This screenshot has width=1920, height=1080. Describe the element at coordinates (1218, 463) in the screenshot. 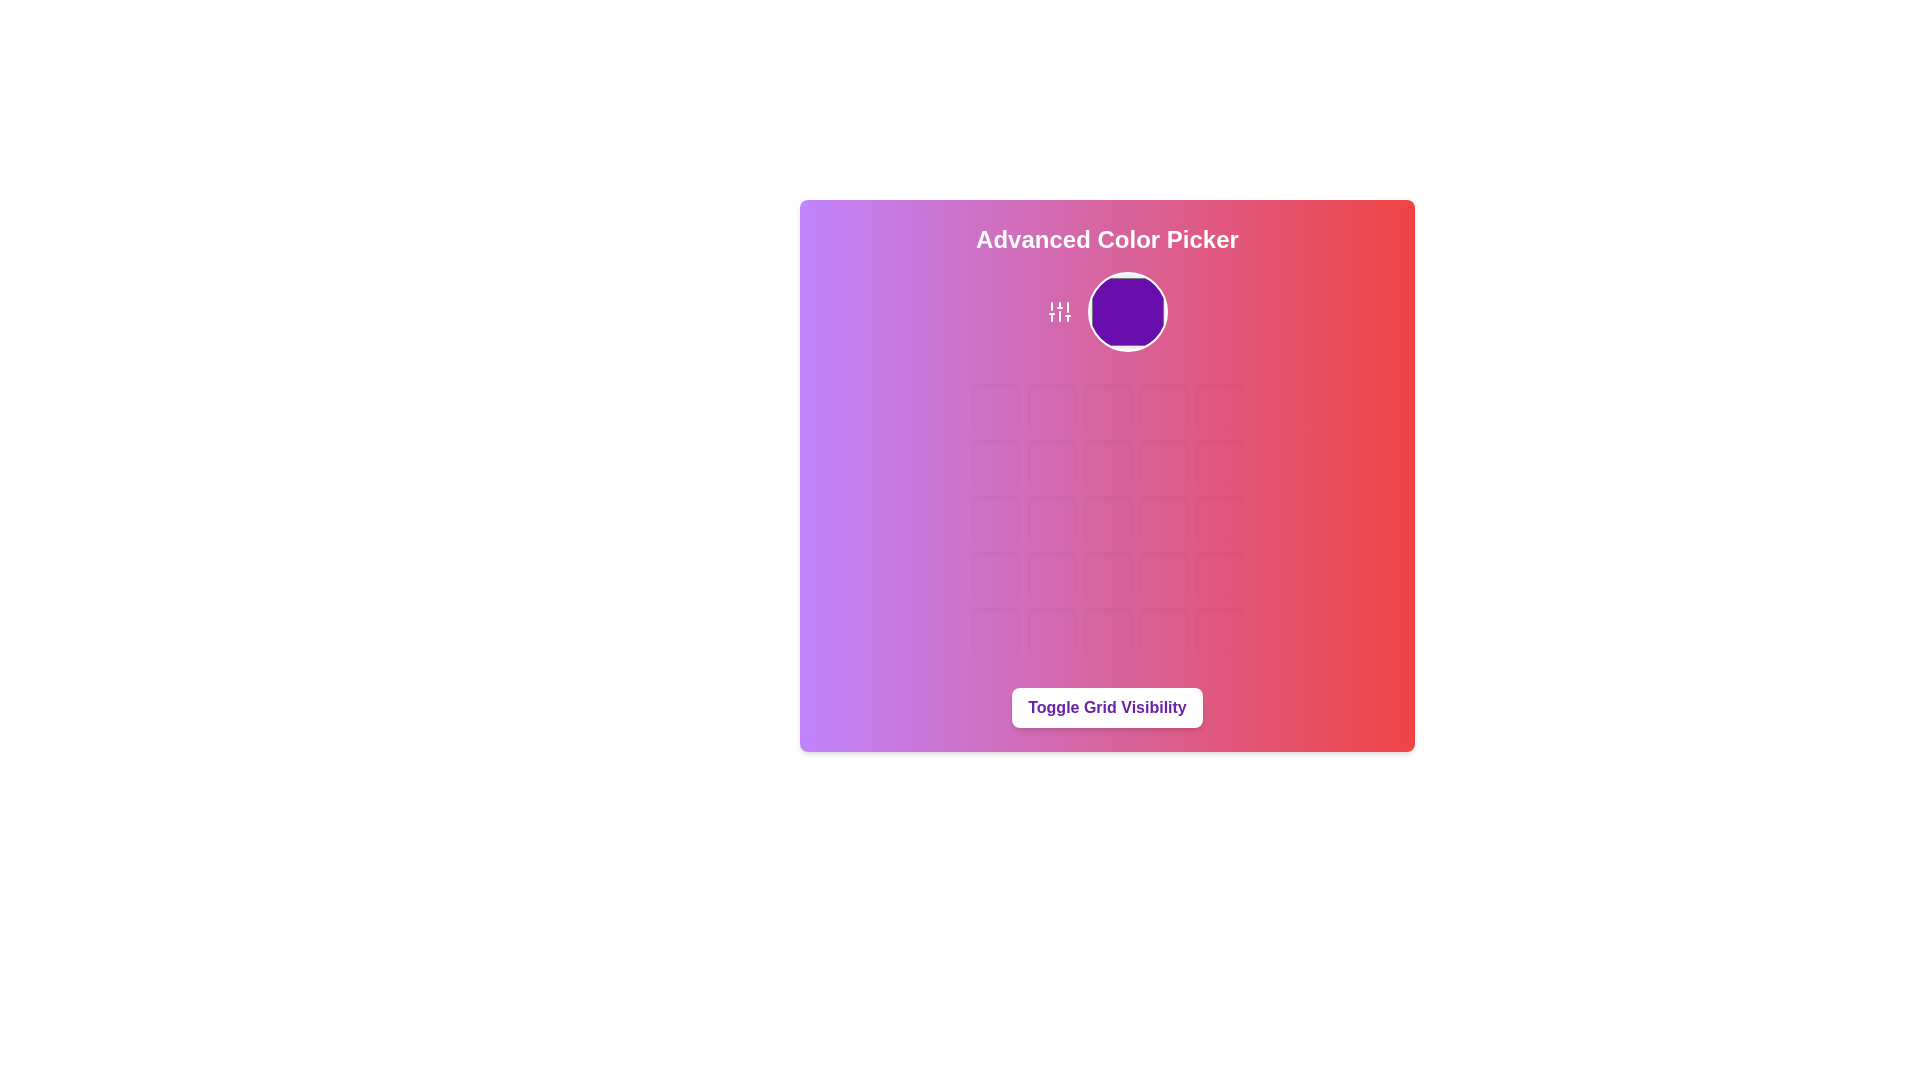

I see `the square grid cell located in the second row and fifth column of the color selection grid` at that location.